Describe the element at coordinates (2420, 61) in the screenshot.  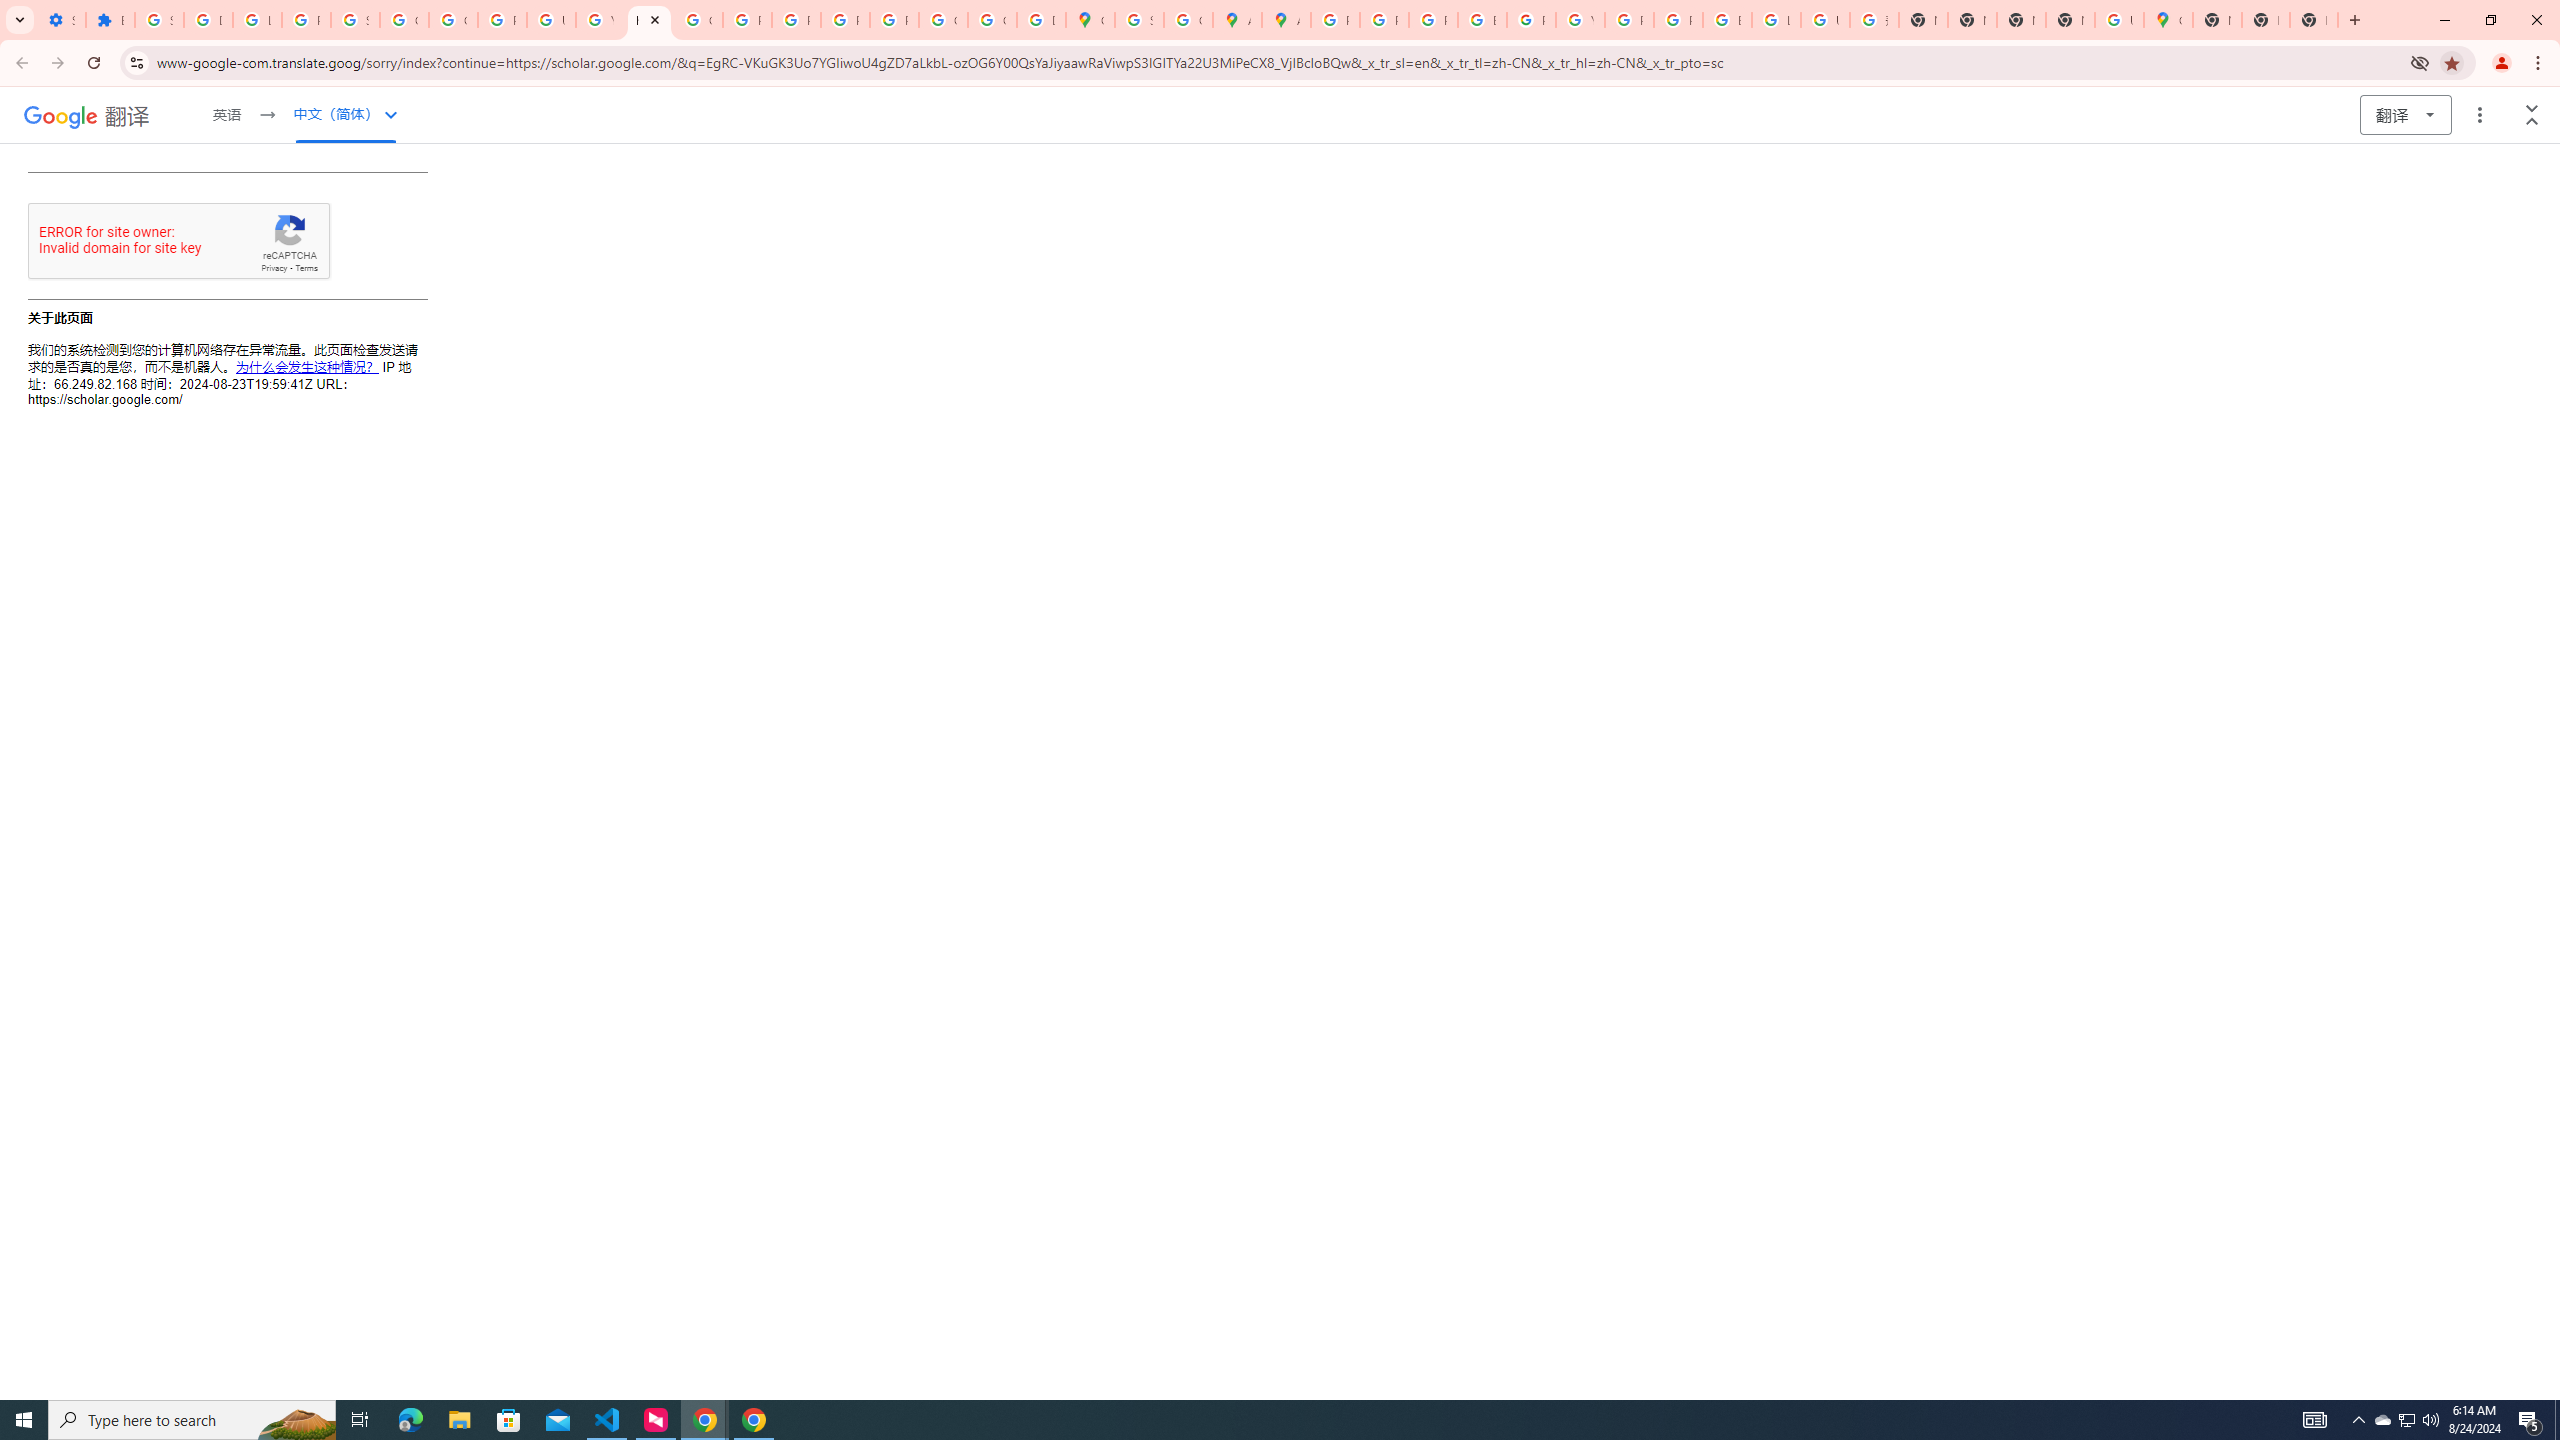
I see `'Third-party cookies blocked'` at that location.